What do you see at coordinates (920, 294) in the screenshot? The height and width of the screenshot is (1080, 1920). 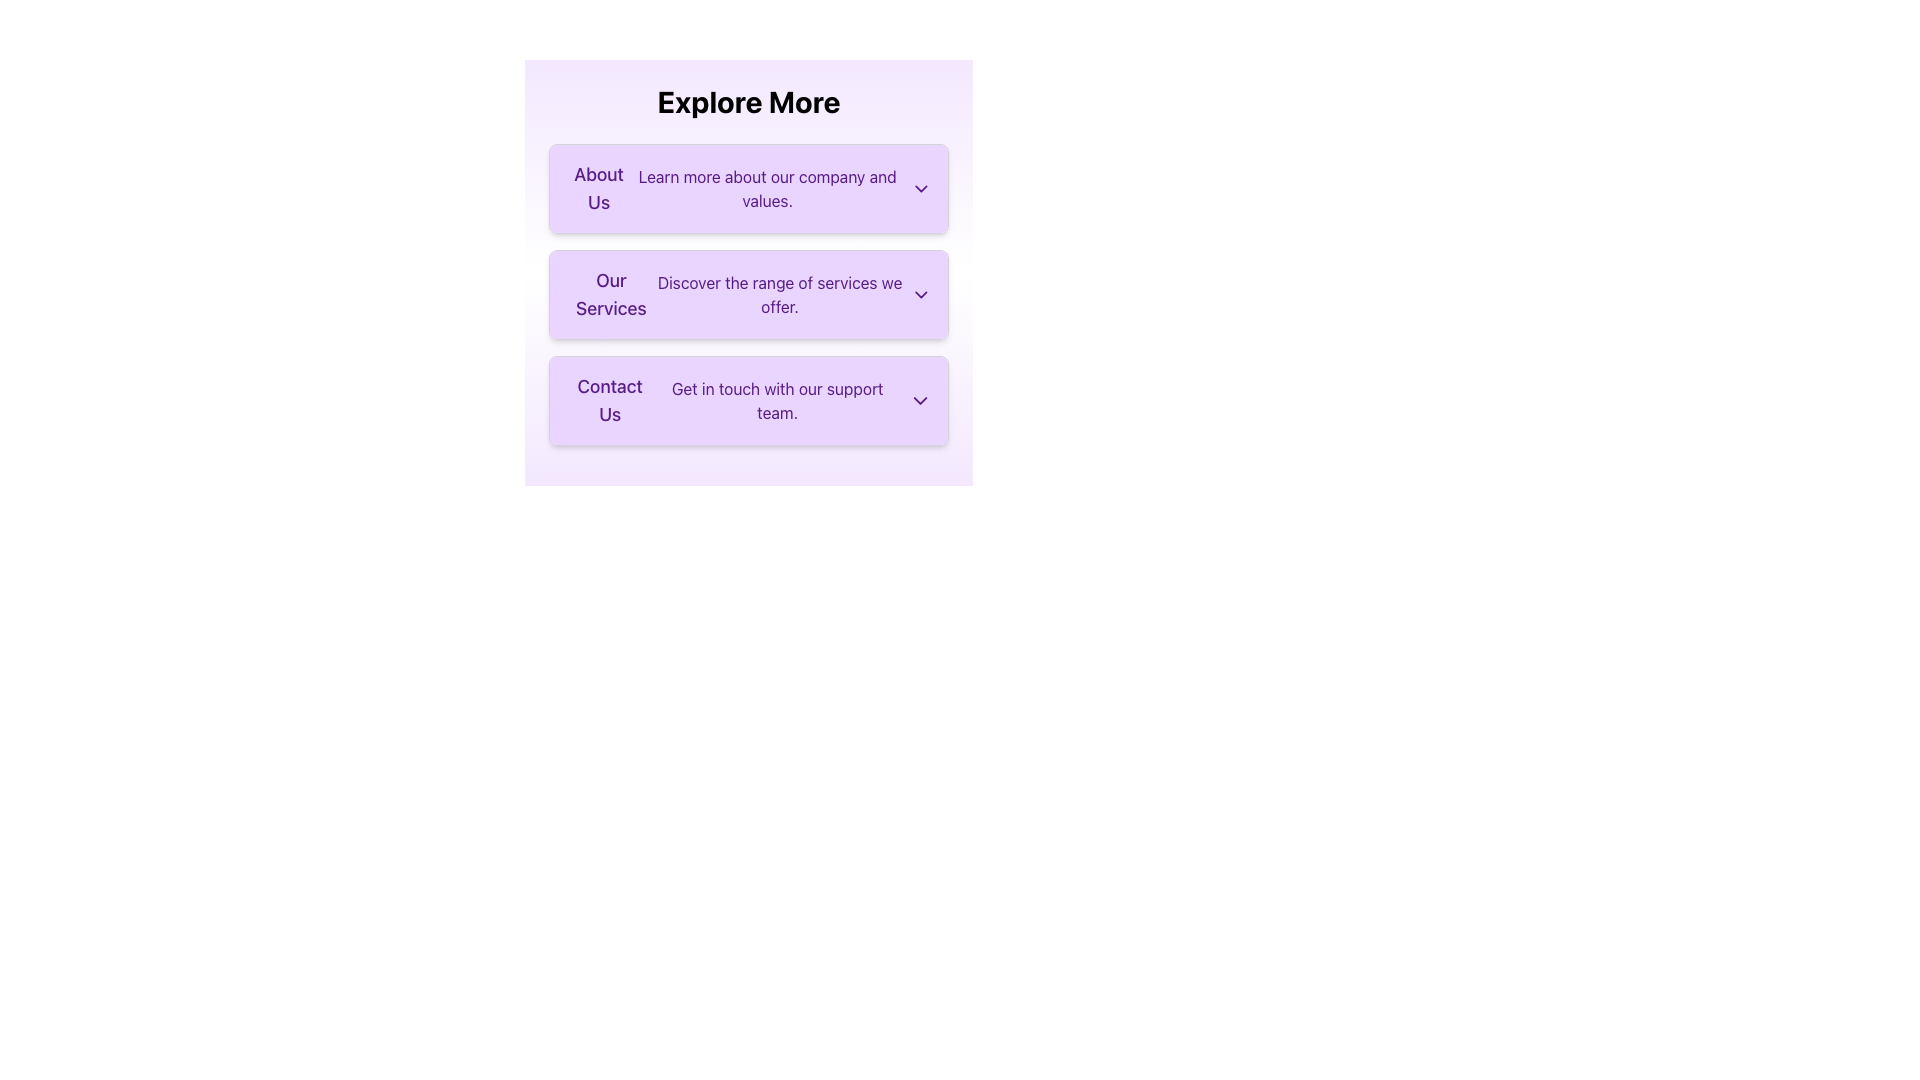 I see `the chevron icon located at the rightmost part of the 'Our Services' card` at bounding box center [920, 294].